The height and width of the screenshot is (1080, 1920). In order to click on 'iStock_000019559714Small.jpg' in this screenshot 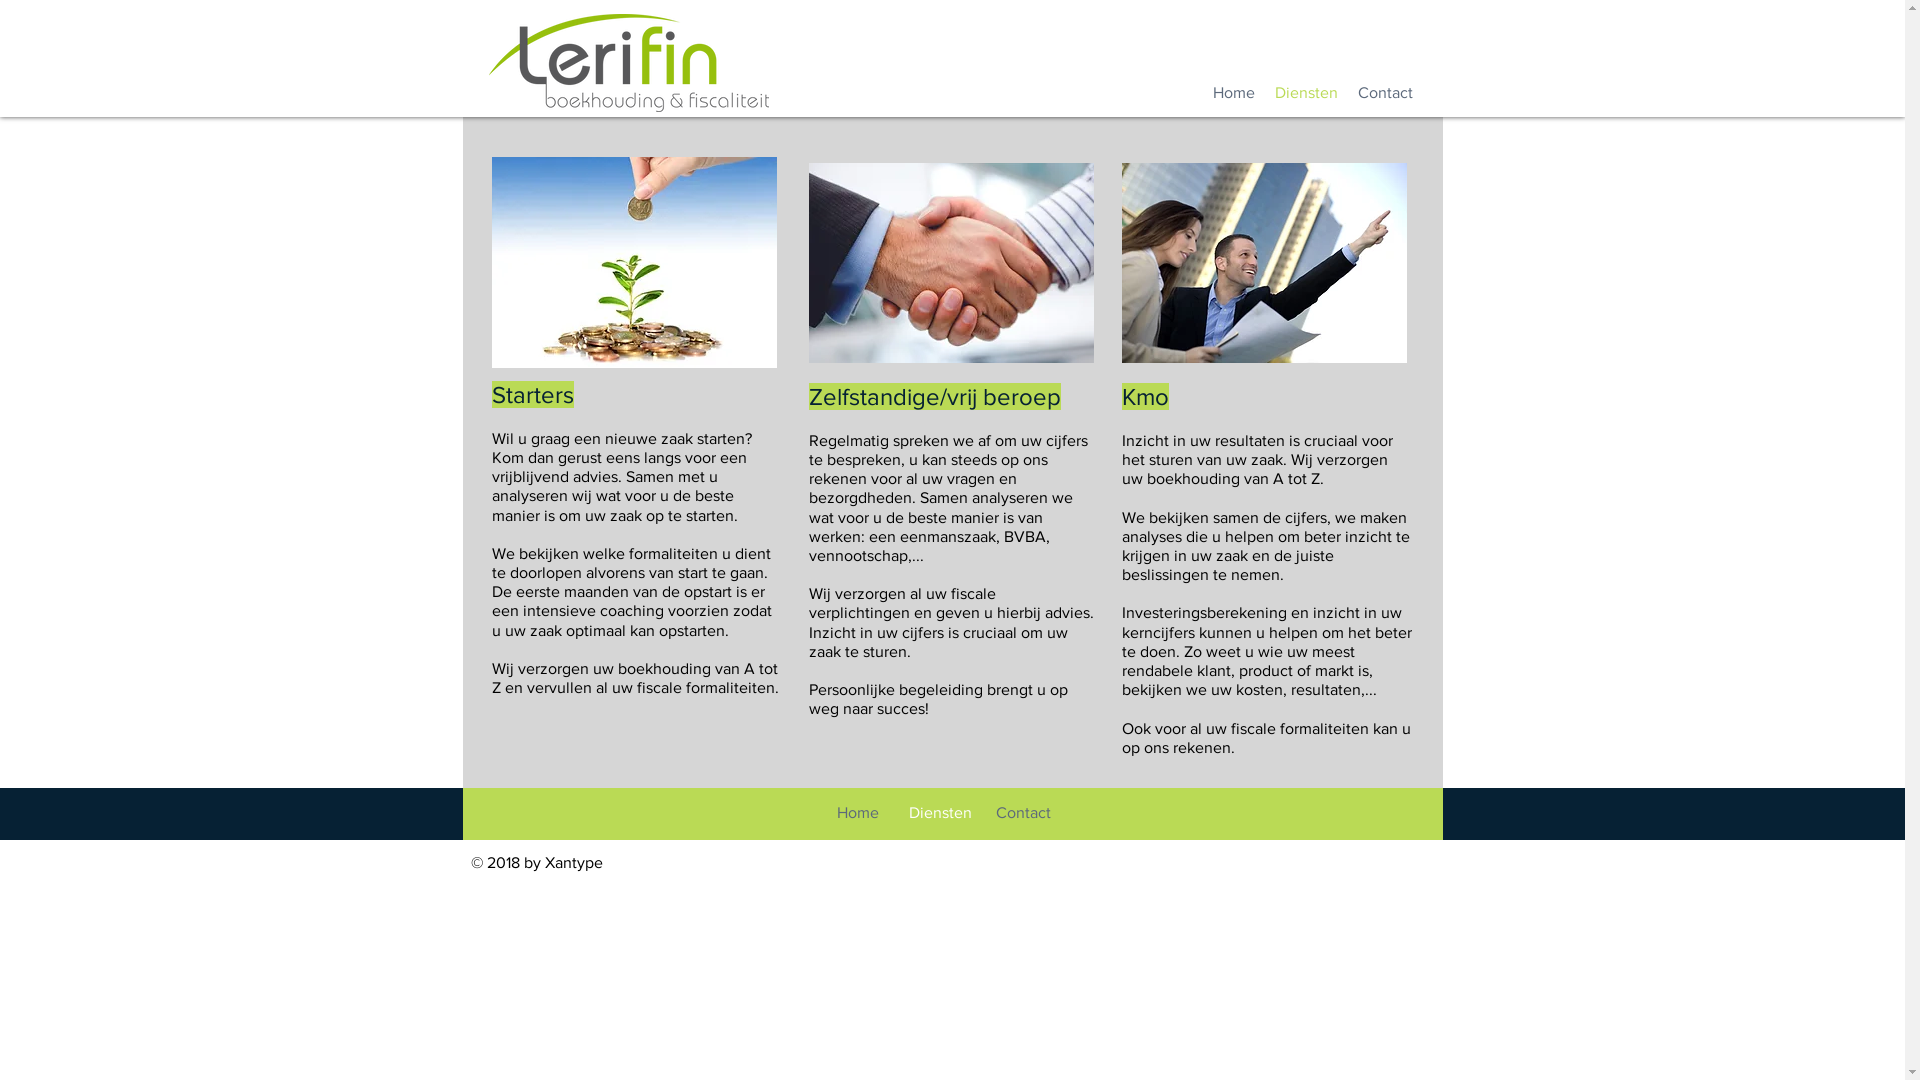, I will do `click(949, 261)`.